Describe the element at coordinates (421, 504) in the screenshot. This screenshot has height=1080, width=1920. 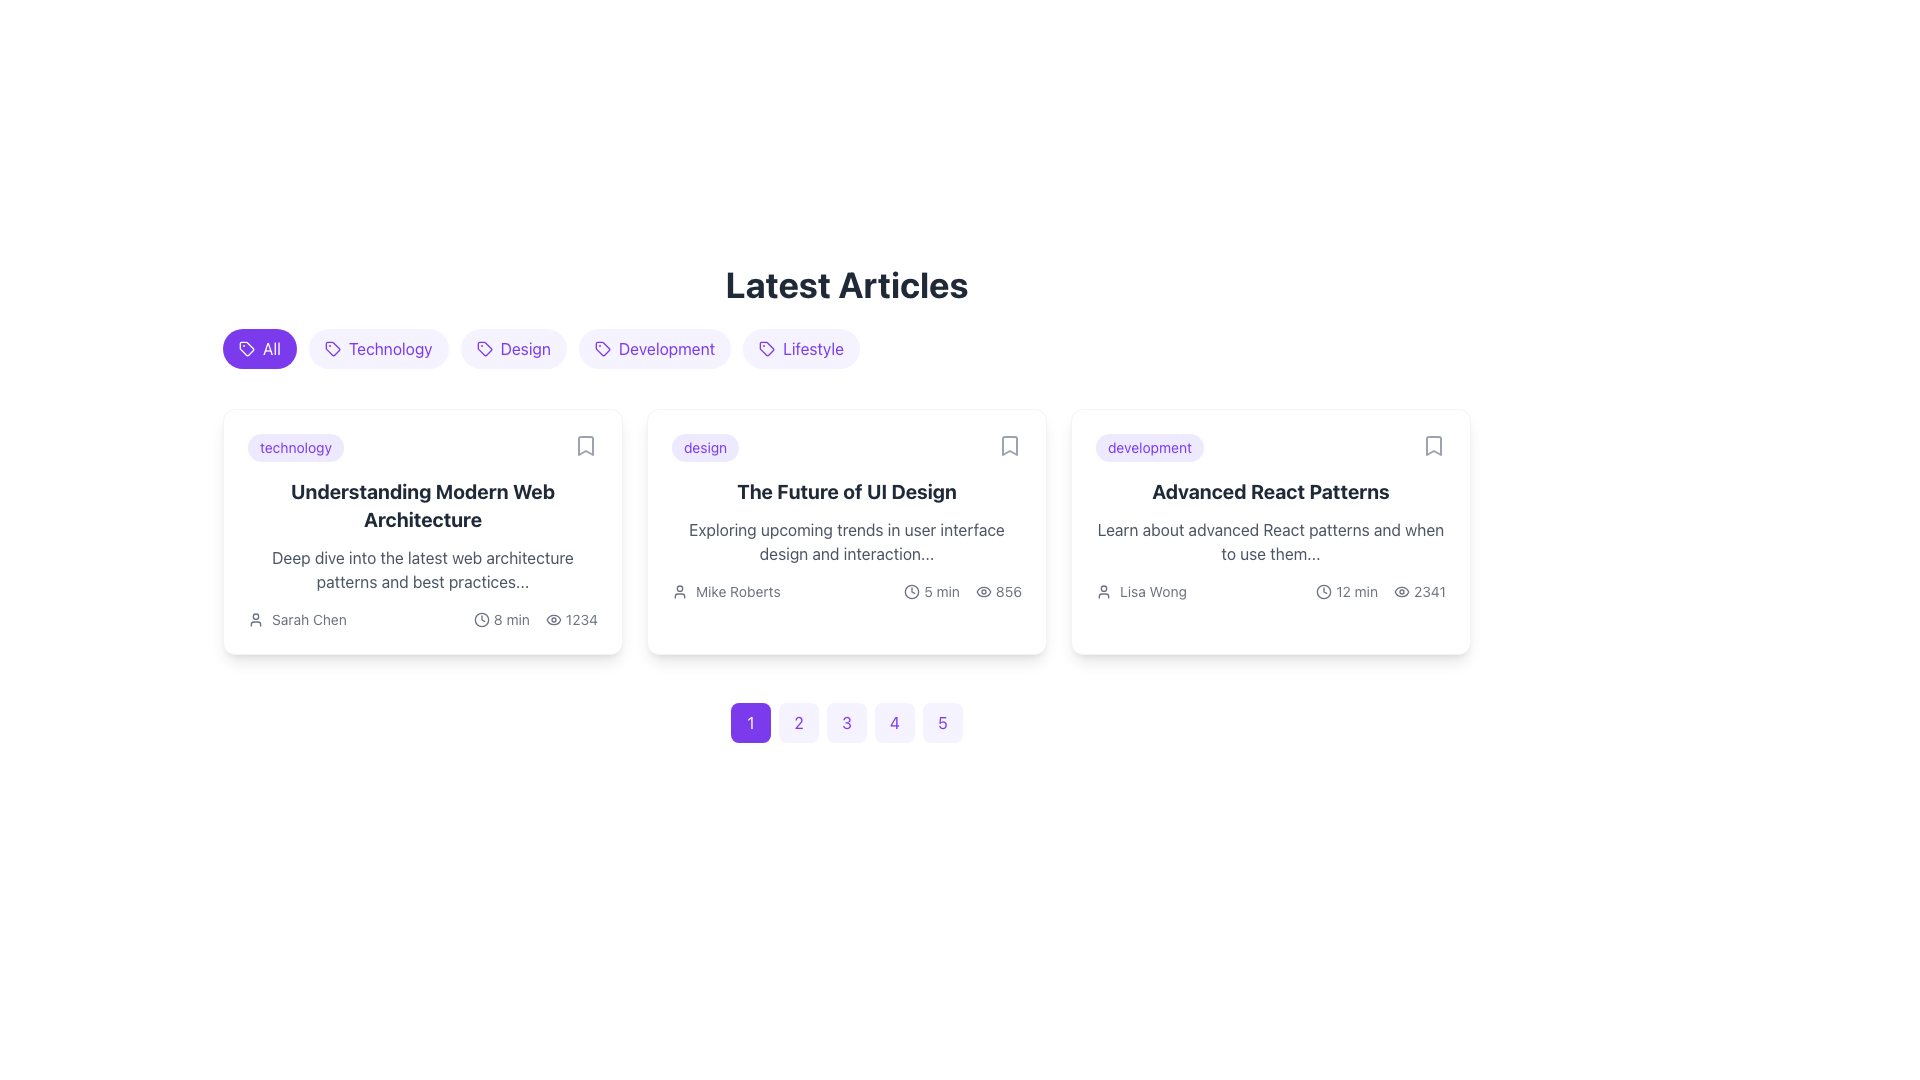
I see `the Heading text element located in the first article card under the 'Latest Articles' section, which serves as the title of the article and is positioned centrally above the summary paragraph` at that location.